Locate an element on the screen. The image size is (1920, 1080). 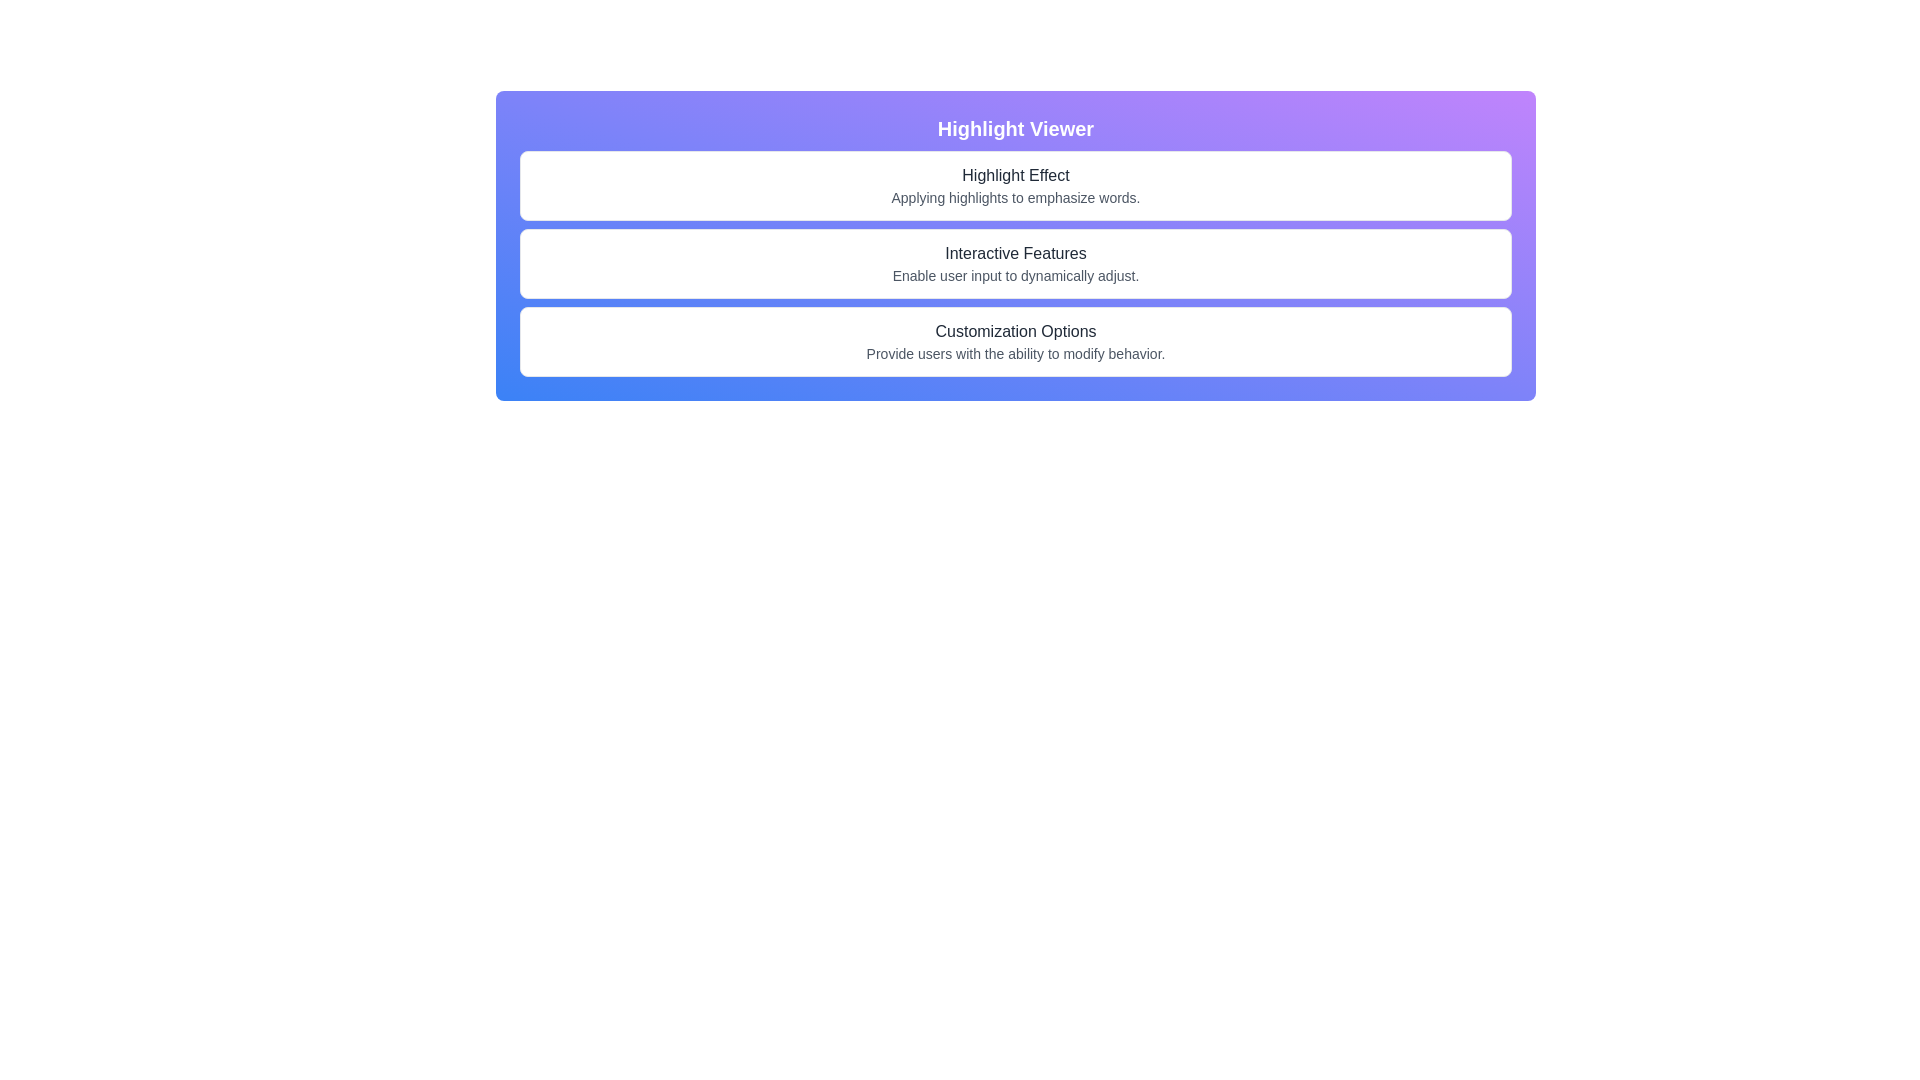
the second lowercase letter 'i' in the text 'Customization Options', which is underlined and black in color, located at the bottom section of the interface is located at coordinates (1067, 330).